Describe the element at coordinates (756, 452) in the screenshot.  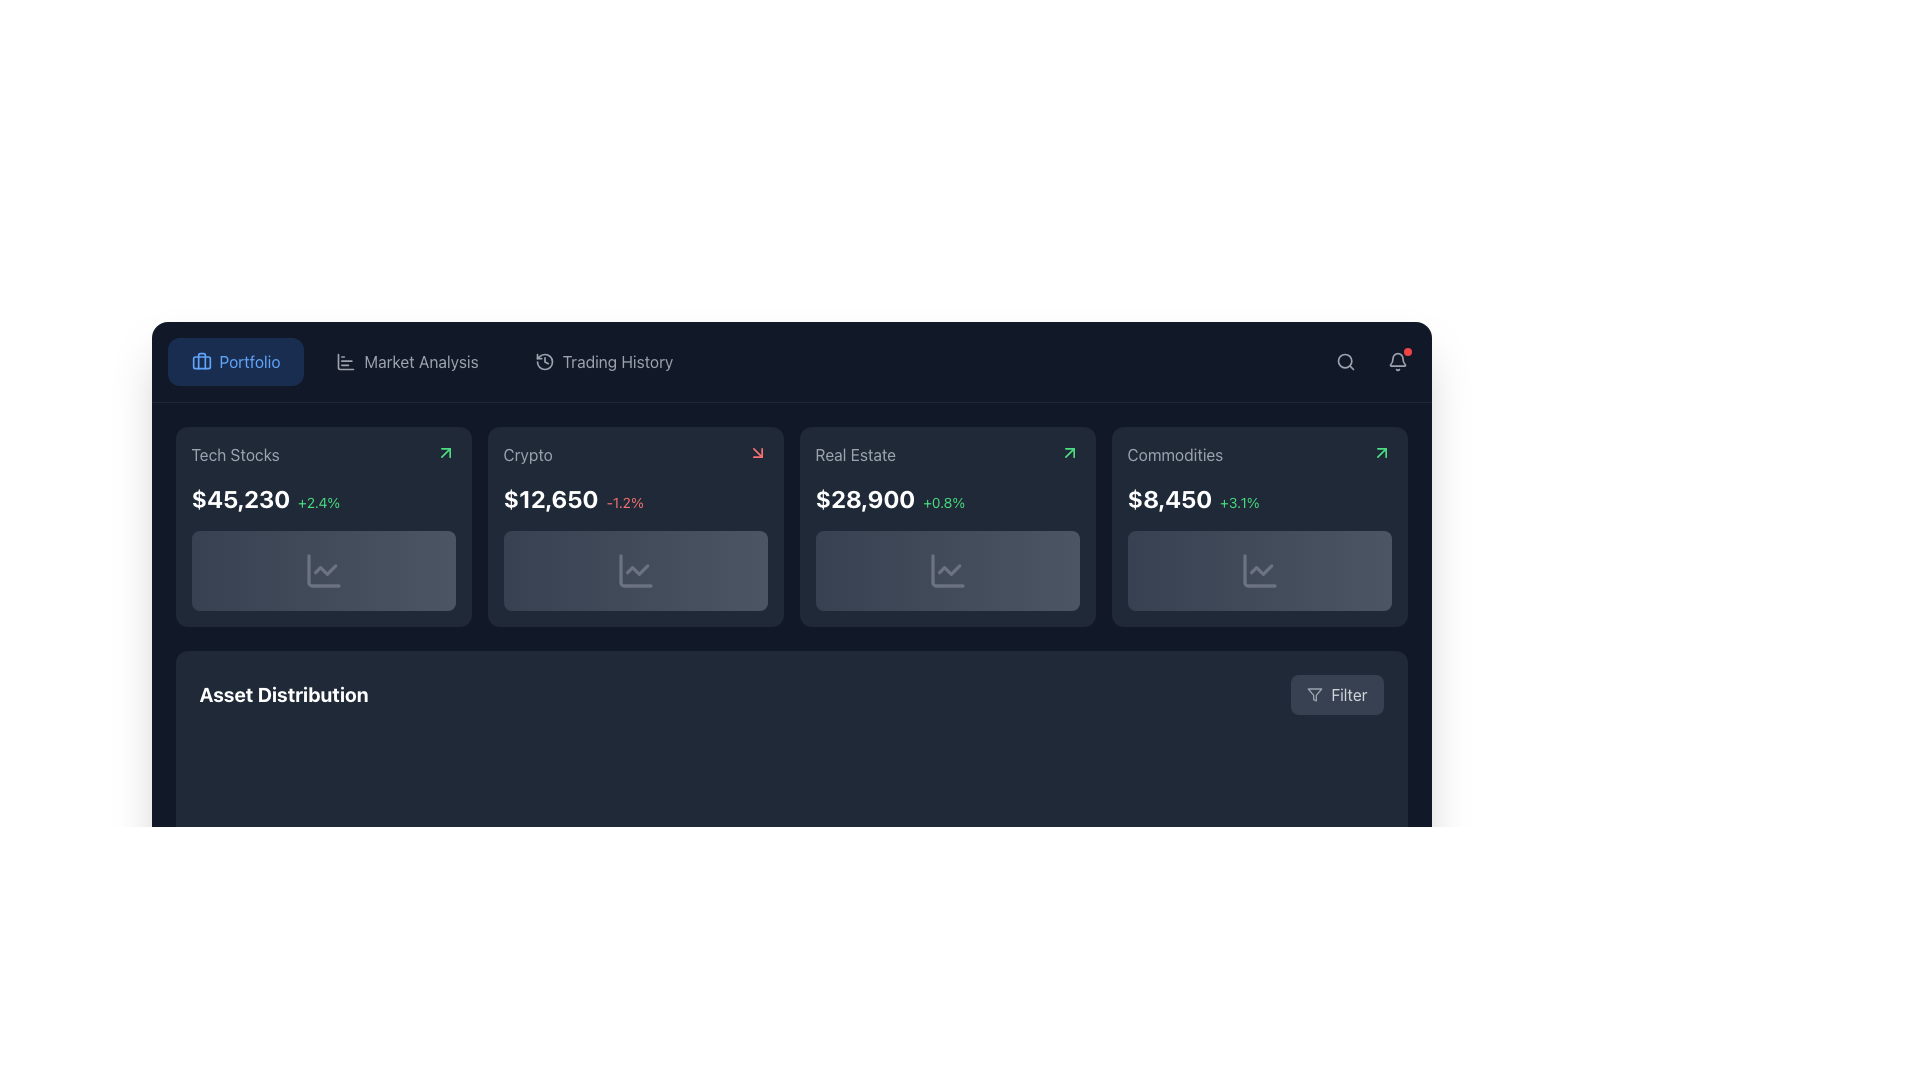
I see `the small red arrow icon pointing downwards and to the right located in the top-right corner of the 'Crypto' card on the dashboard interface` at that location.